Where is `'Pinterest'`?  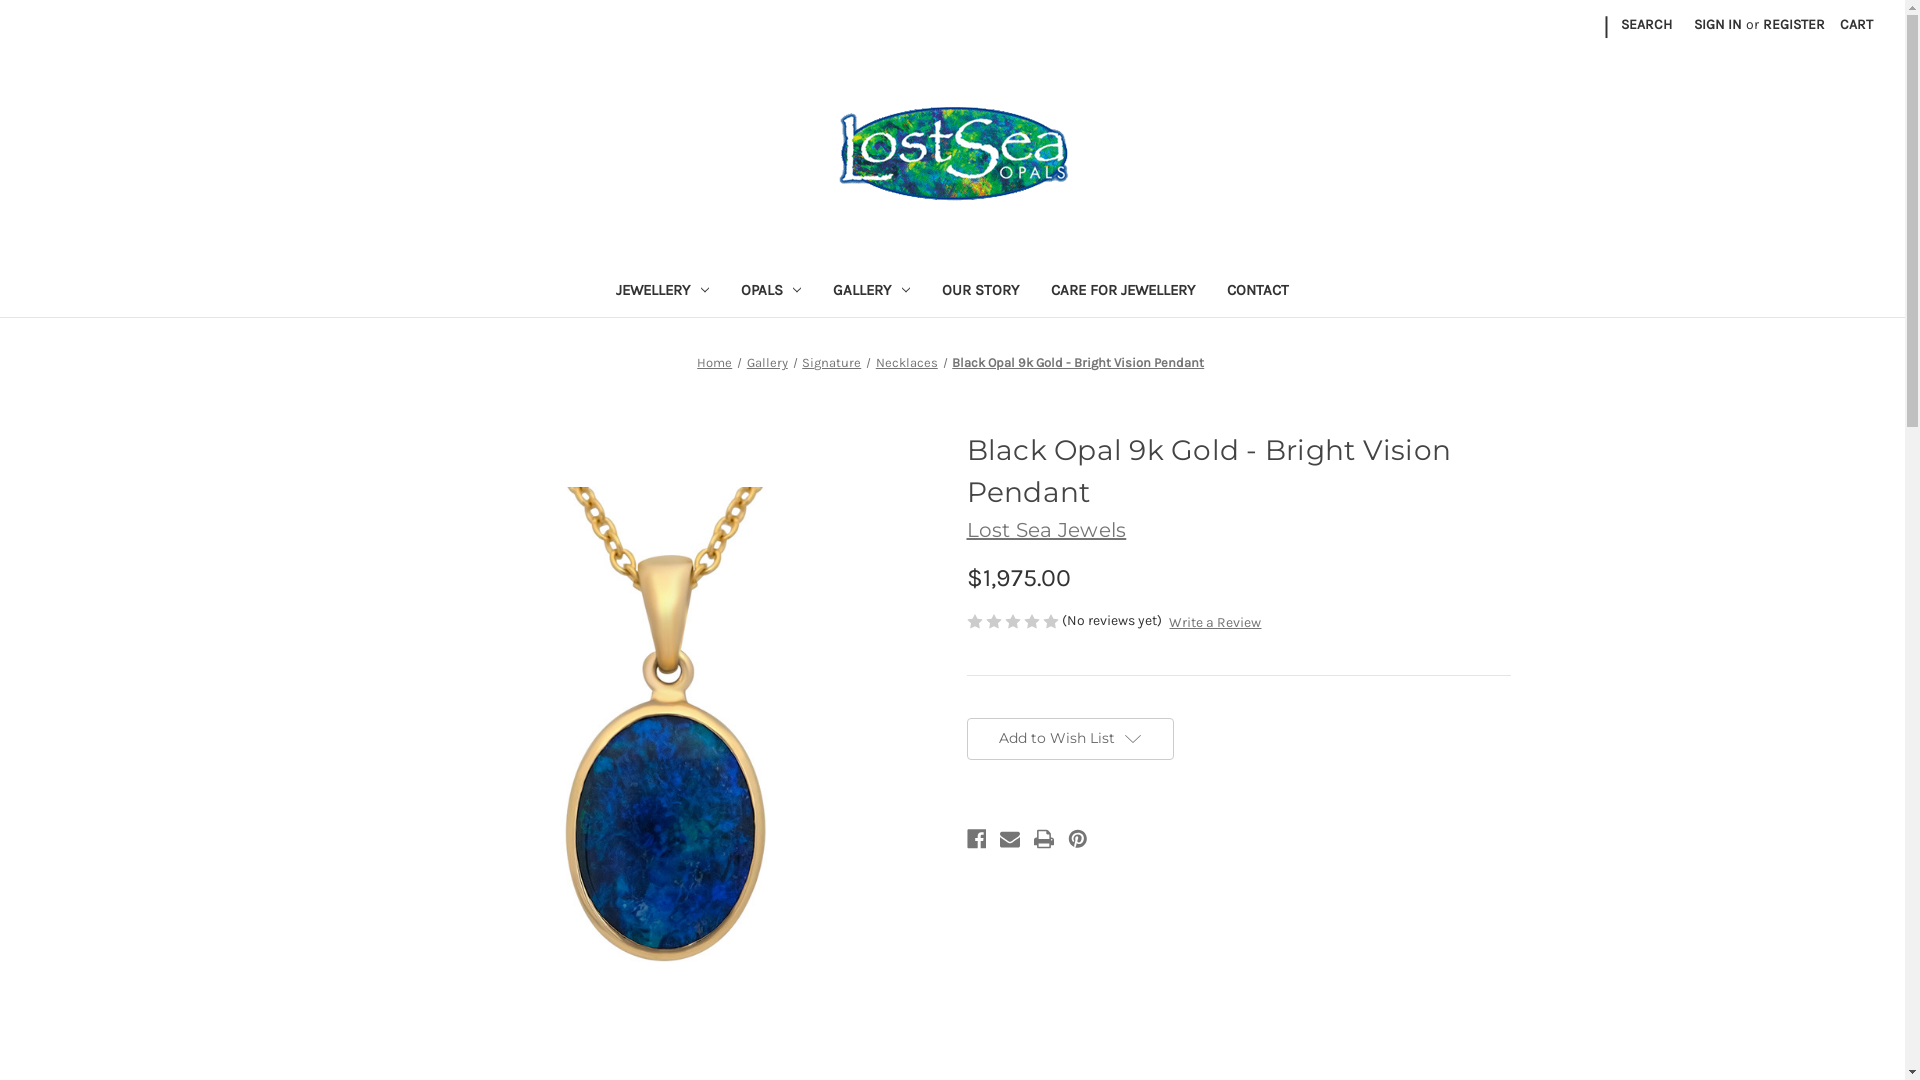 'Pinterest' is located at coordinates (1077, 839).